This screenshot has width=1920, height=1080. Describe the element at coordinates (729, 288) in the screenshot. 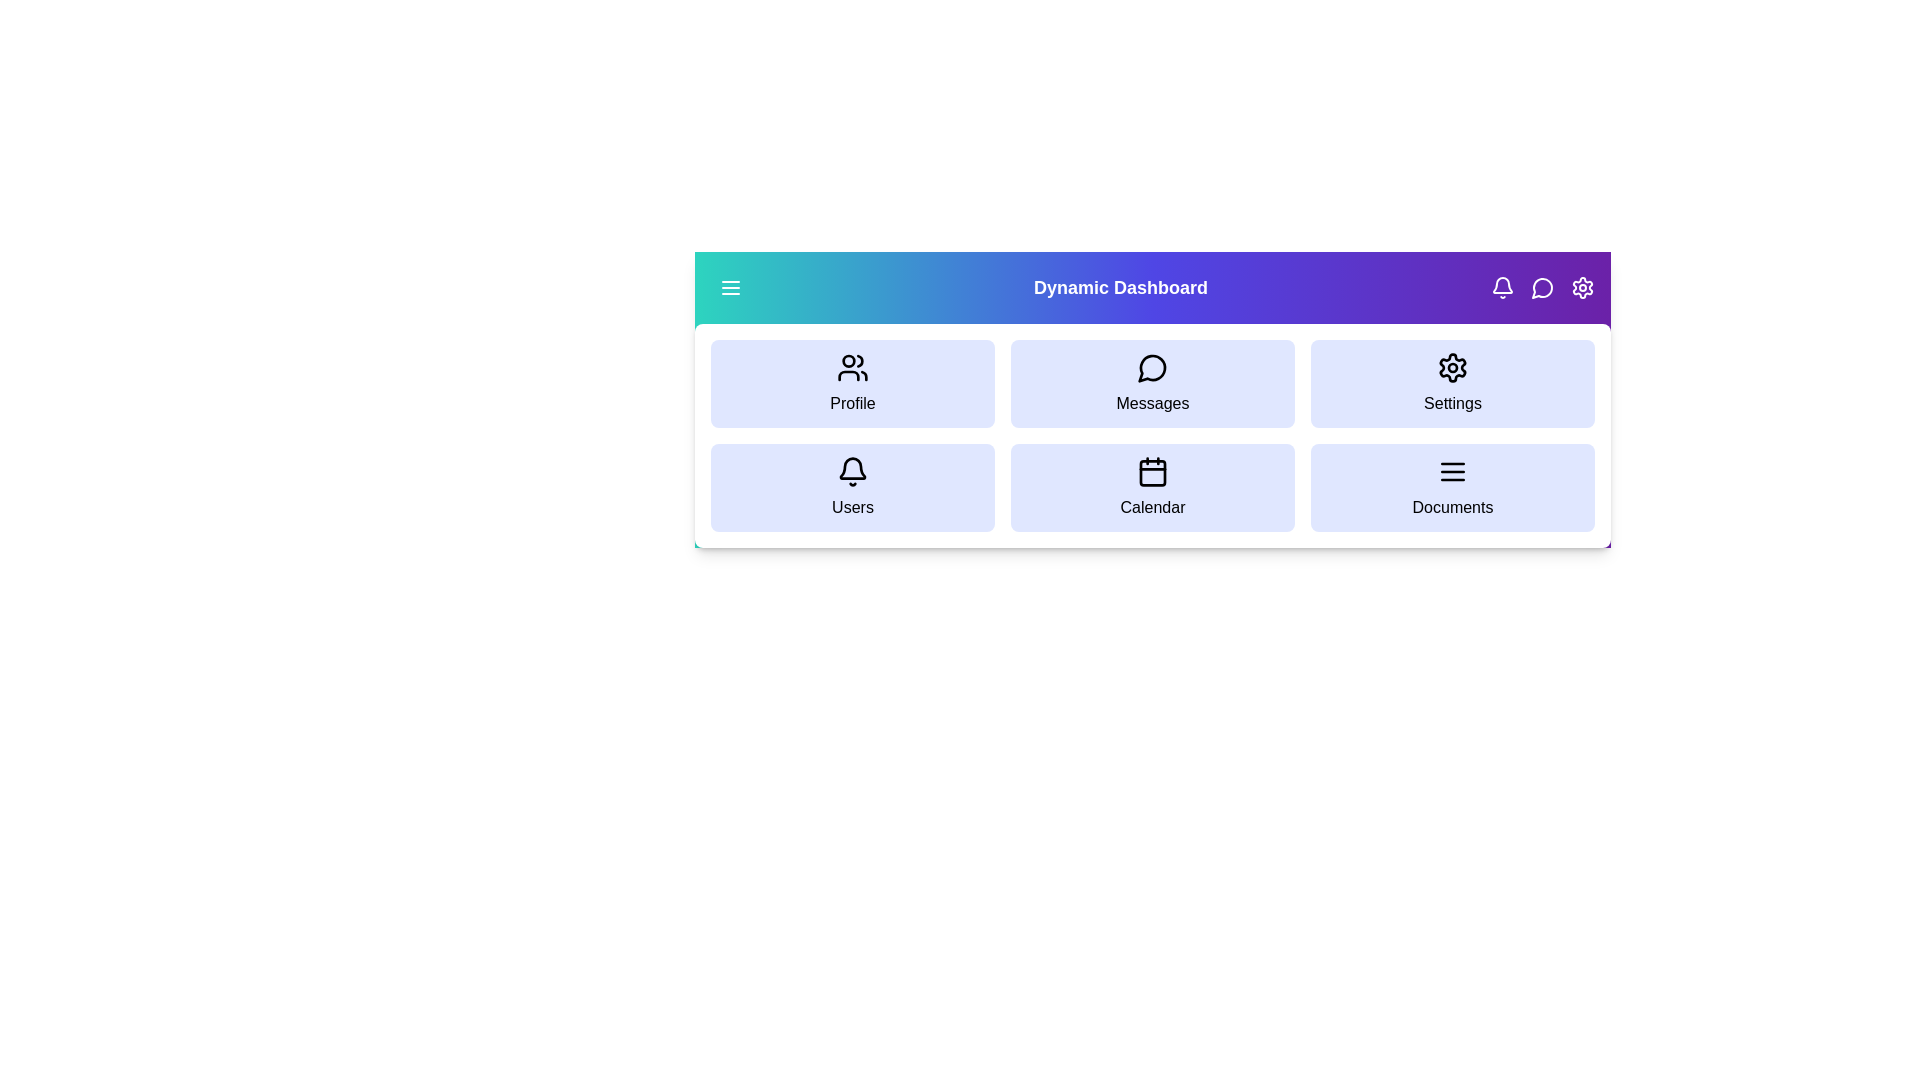

I see `the menu button to toggle the menu visibility` at that location.